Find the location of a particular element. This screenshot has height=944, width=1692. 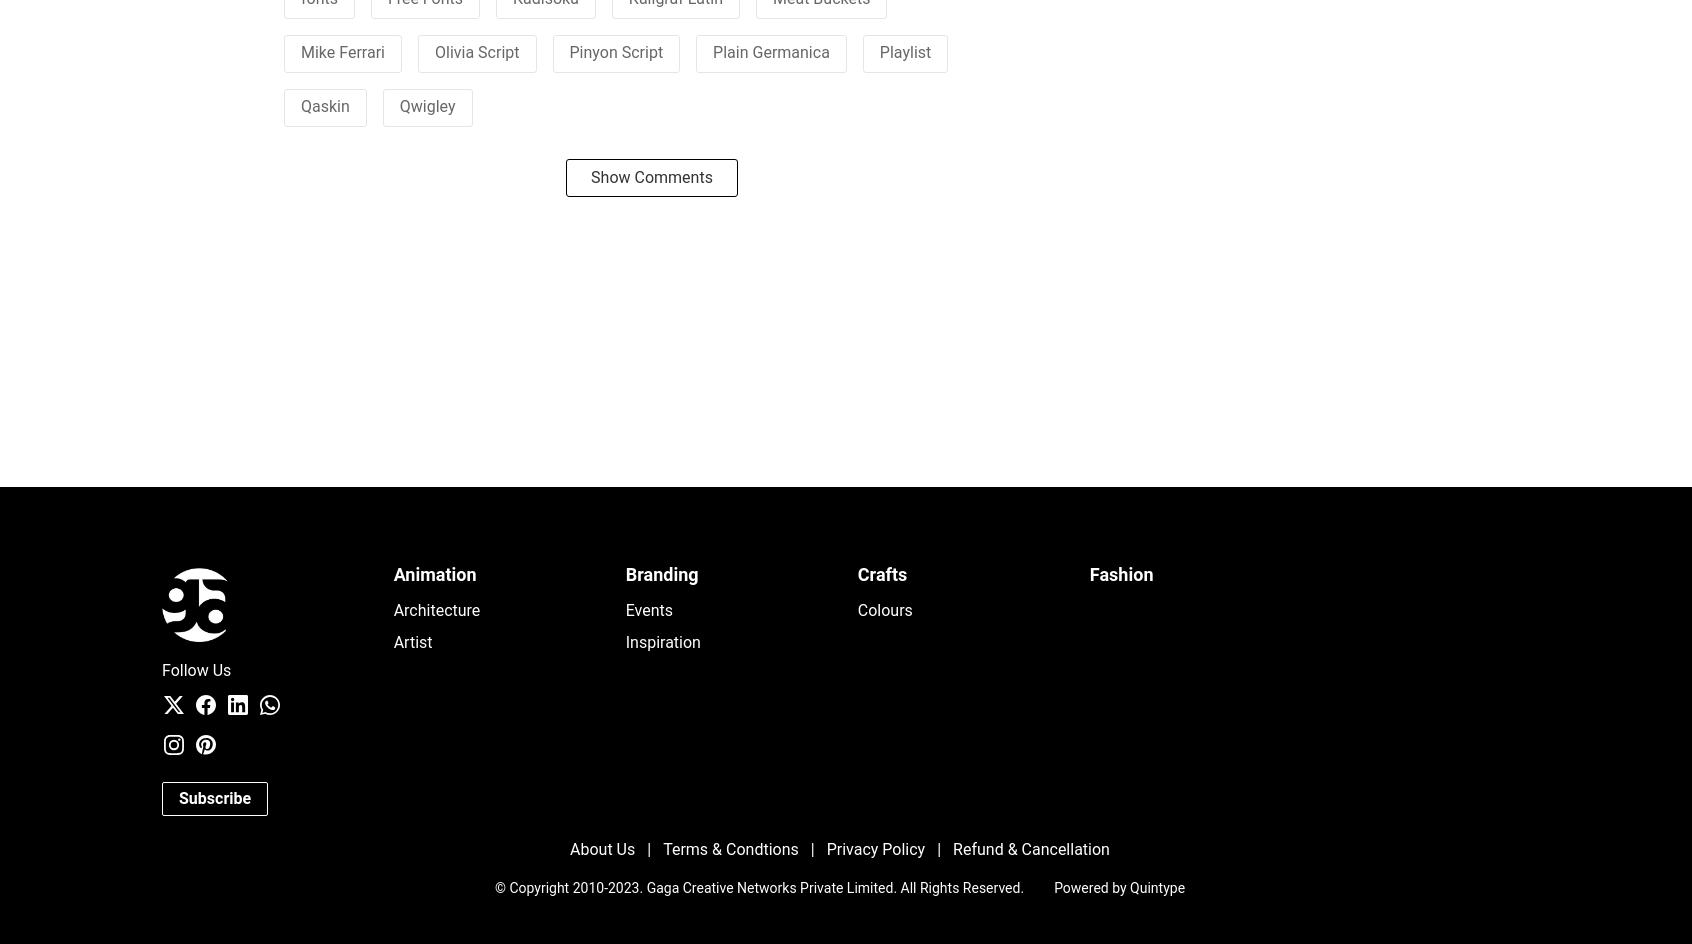

'Colours' is located at coordinates (883, 610).